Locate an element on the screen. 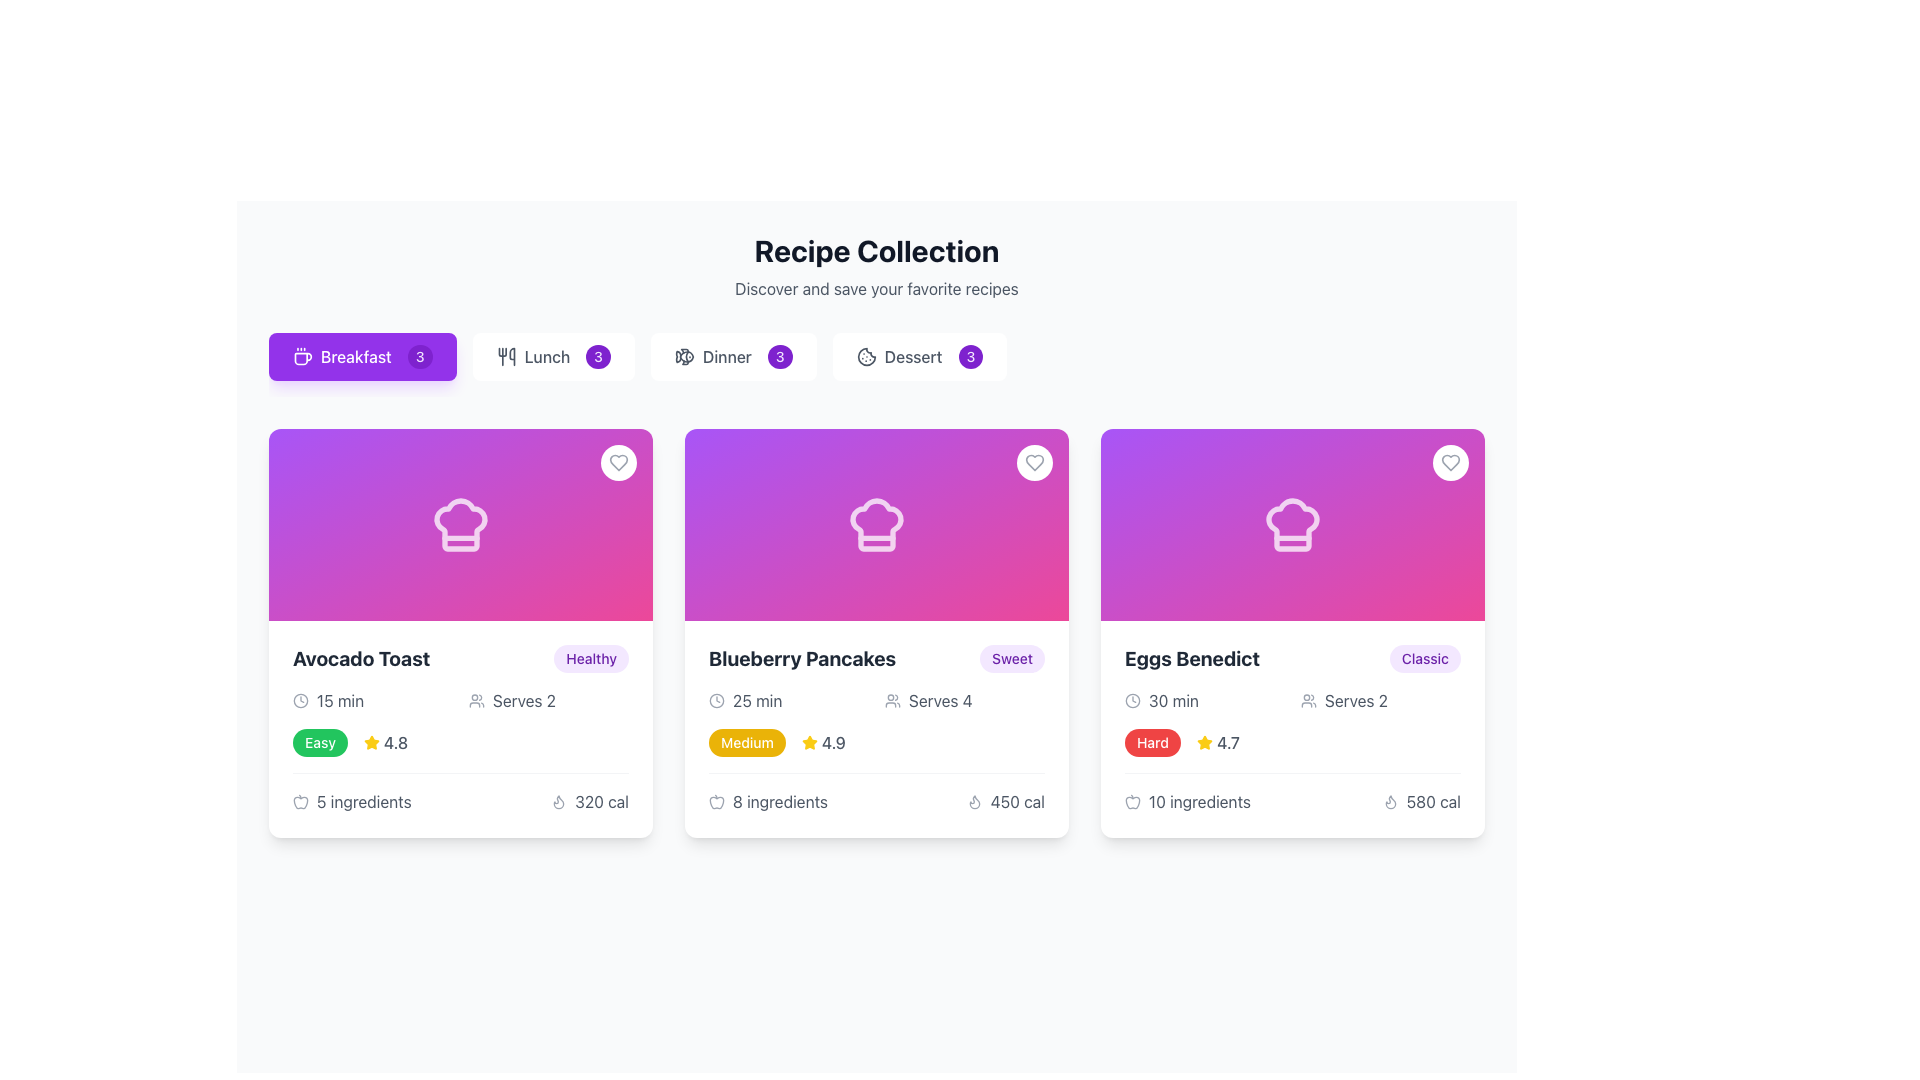 This screenshot has width=1920, height=1080. the rating display icon and text pair on the 'Eggs Benedict' recipe card is located at coordinates (1217, 743).